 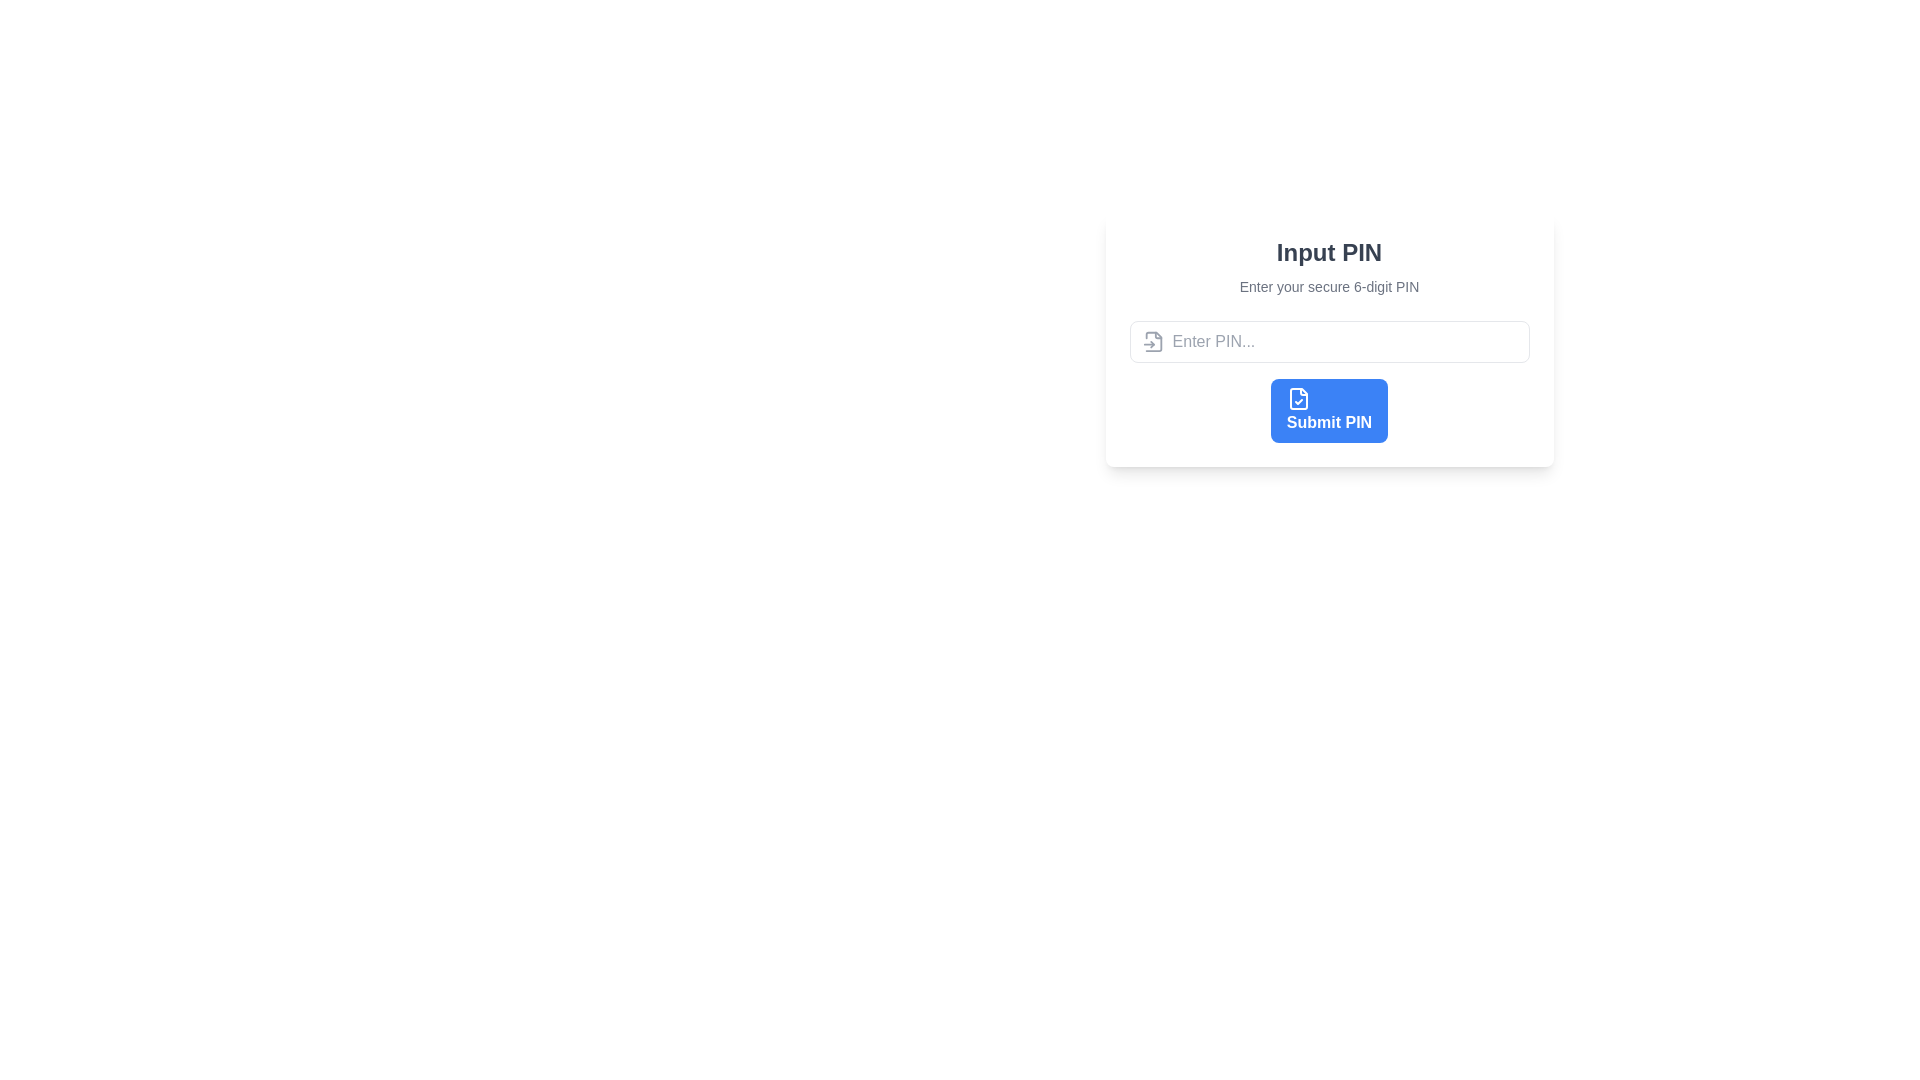 What do you see at coordinates (1153, 341) in the screenshot?
I see `the file/document icon located to the immediate left of the text input field with the placeholder text 'Enter PIN...'` at bounding box center [1153, 341].